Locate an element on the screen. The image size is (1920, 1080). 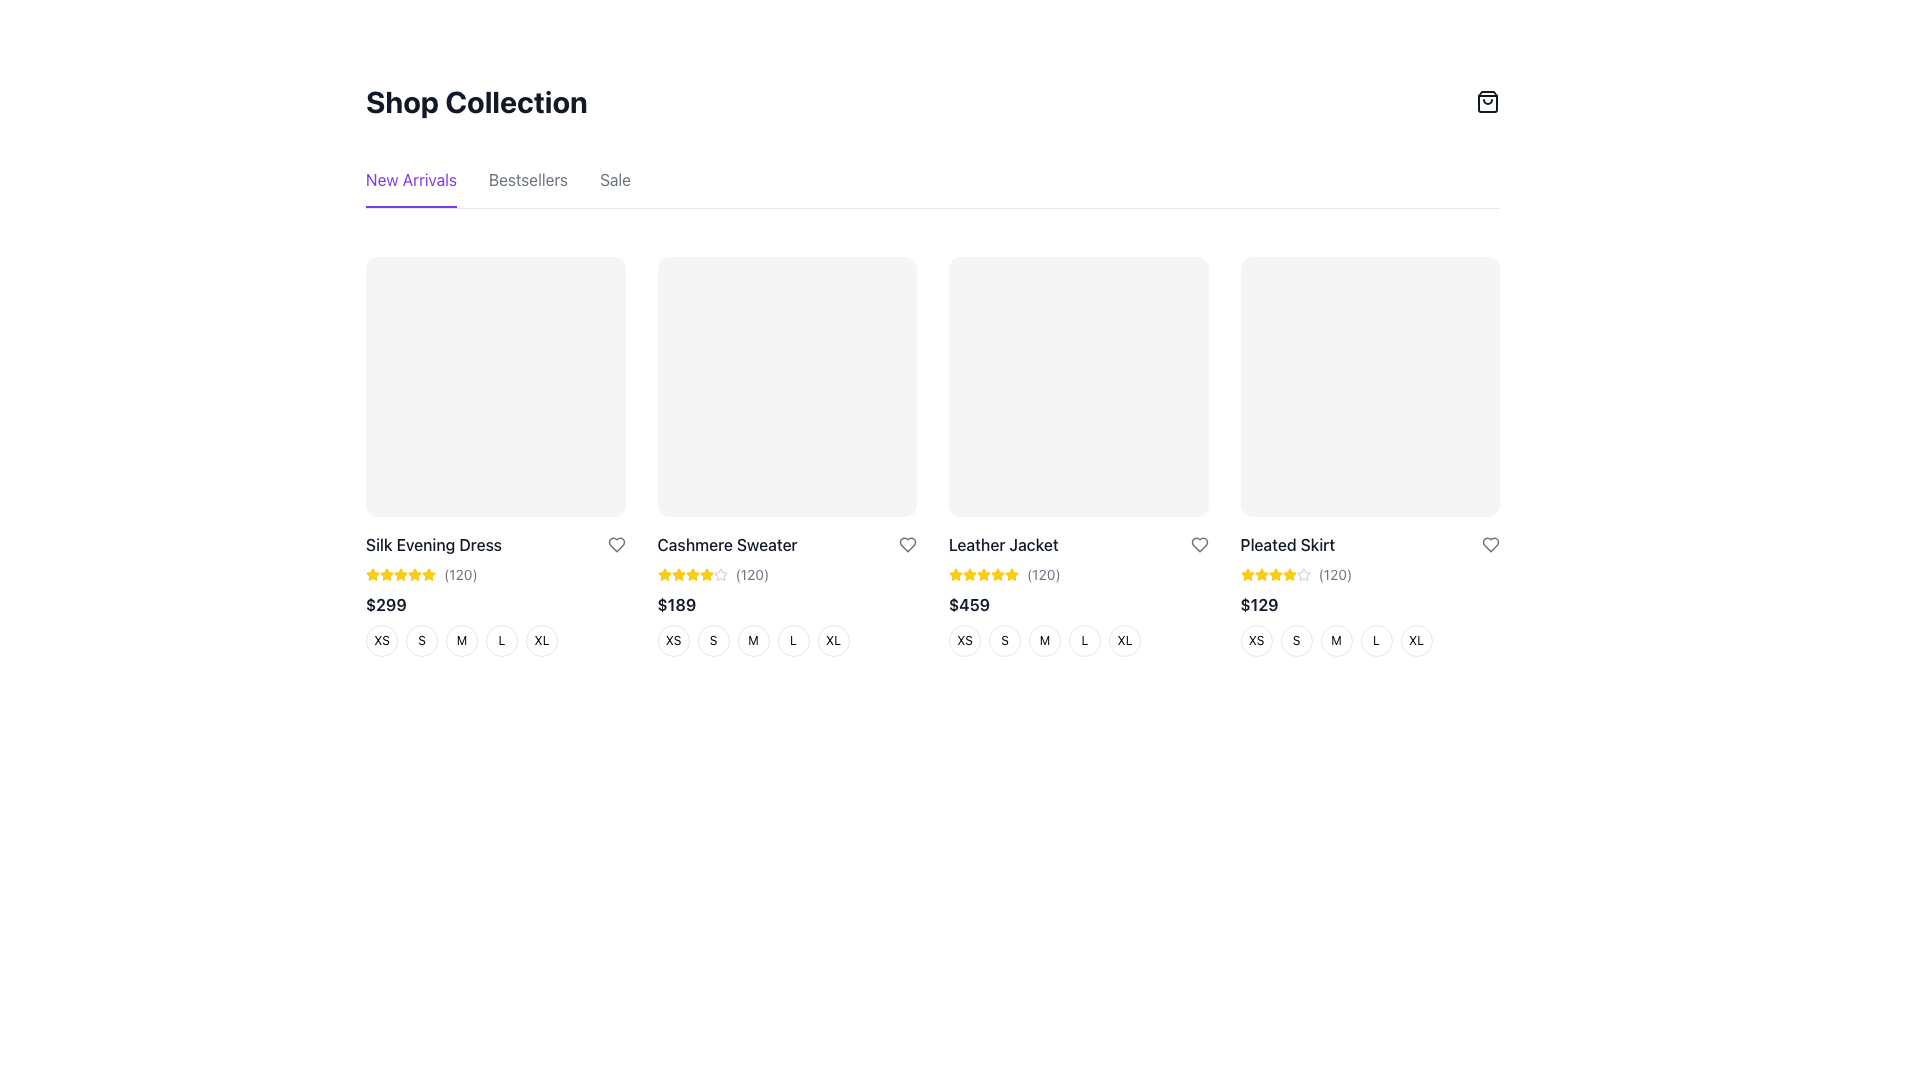
the third yellow star-shaped icon in the horizontal row located below the 'Cashmere Sweater' item in the 'Shop Collection' interface is located at coordinates (678, 574).